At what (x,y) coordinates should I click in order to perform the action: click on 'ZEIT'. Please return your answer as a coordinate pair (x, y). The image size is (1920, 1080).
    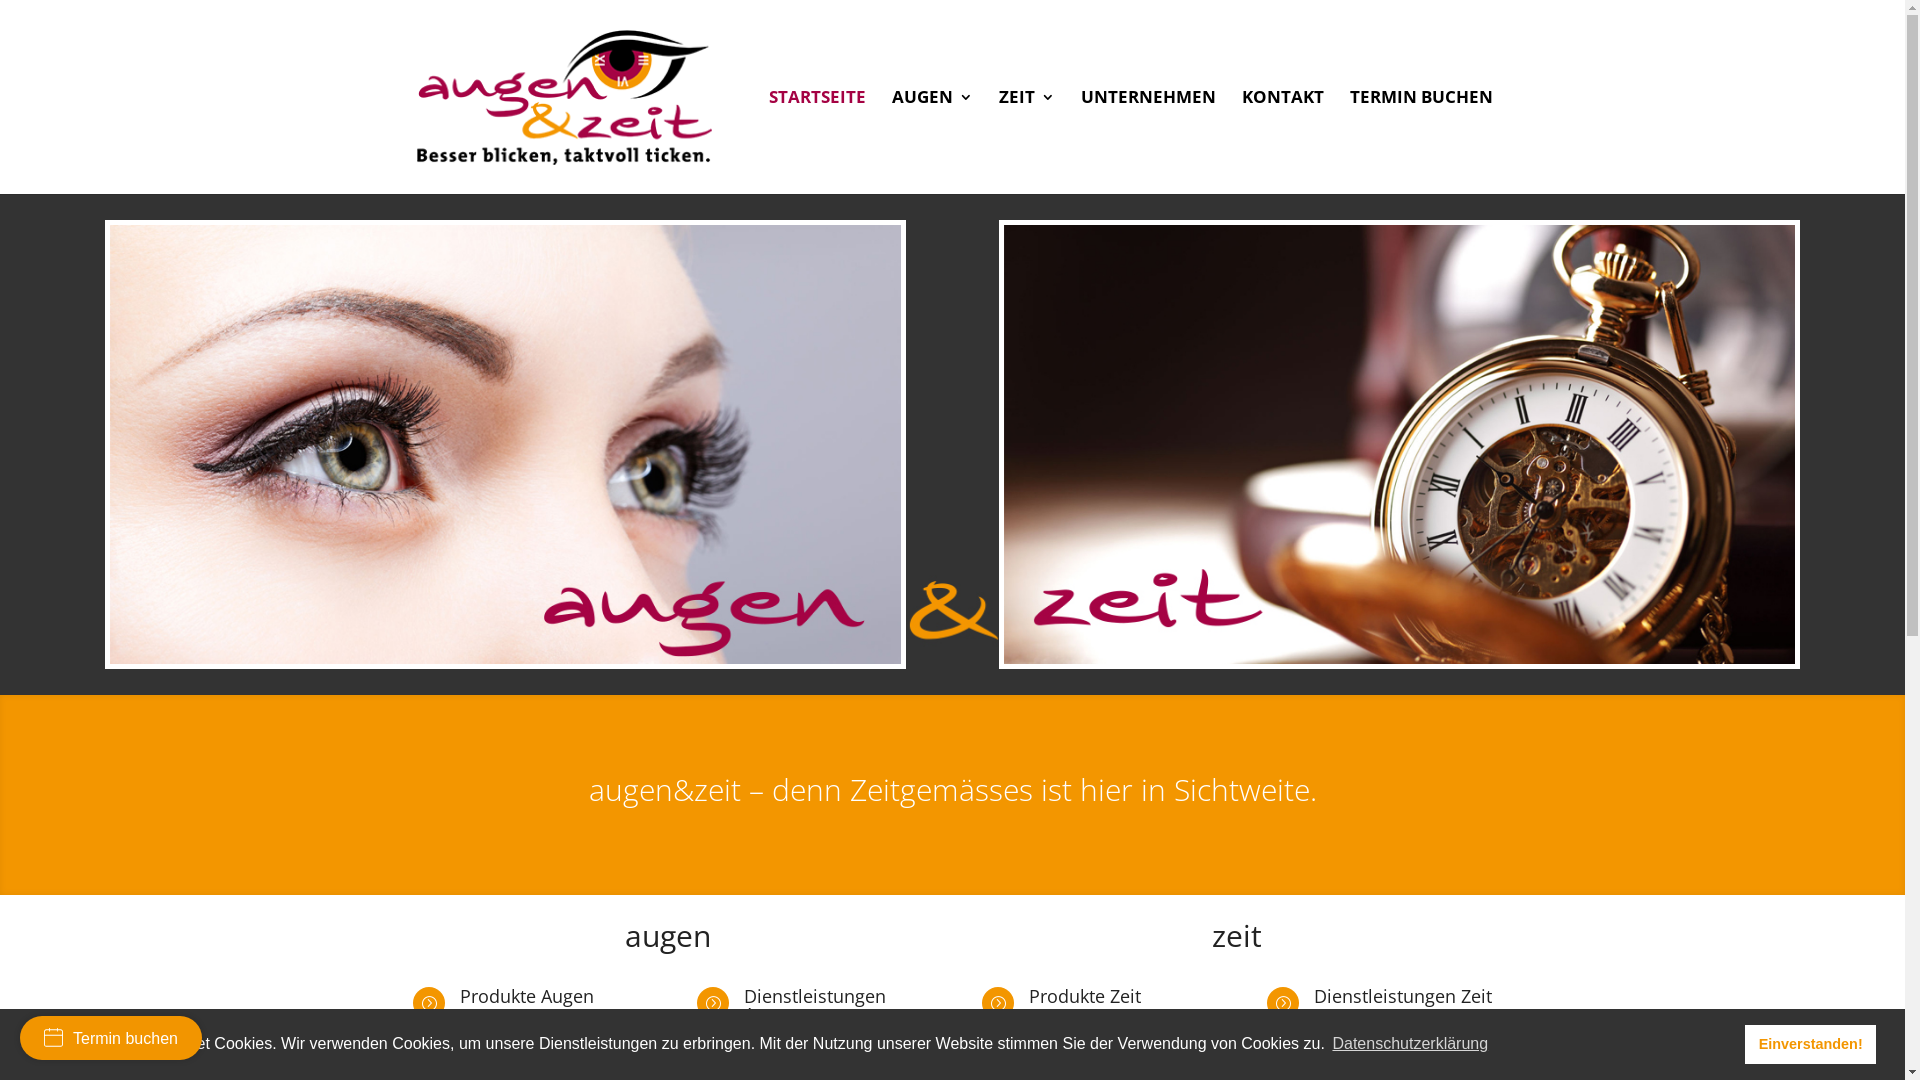
    Looking at the image, I should click on (1026, 141).